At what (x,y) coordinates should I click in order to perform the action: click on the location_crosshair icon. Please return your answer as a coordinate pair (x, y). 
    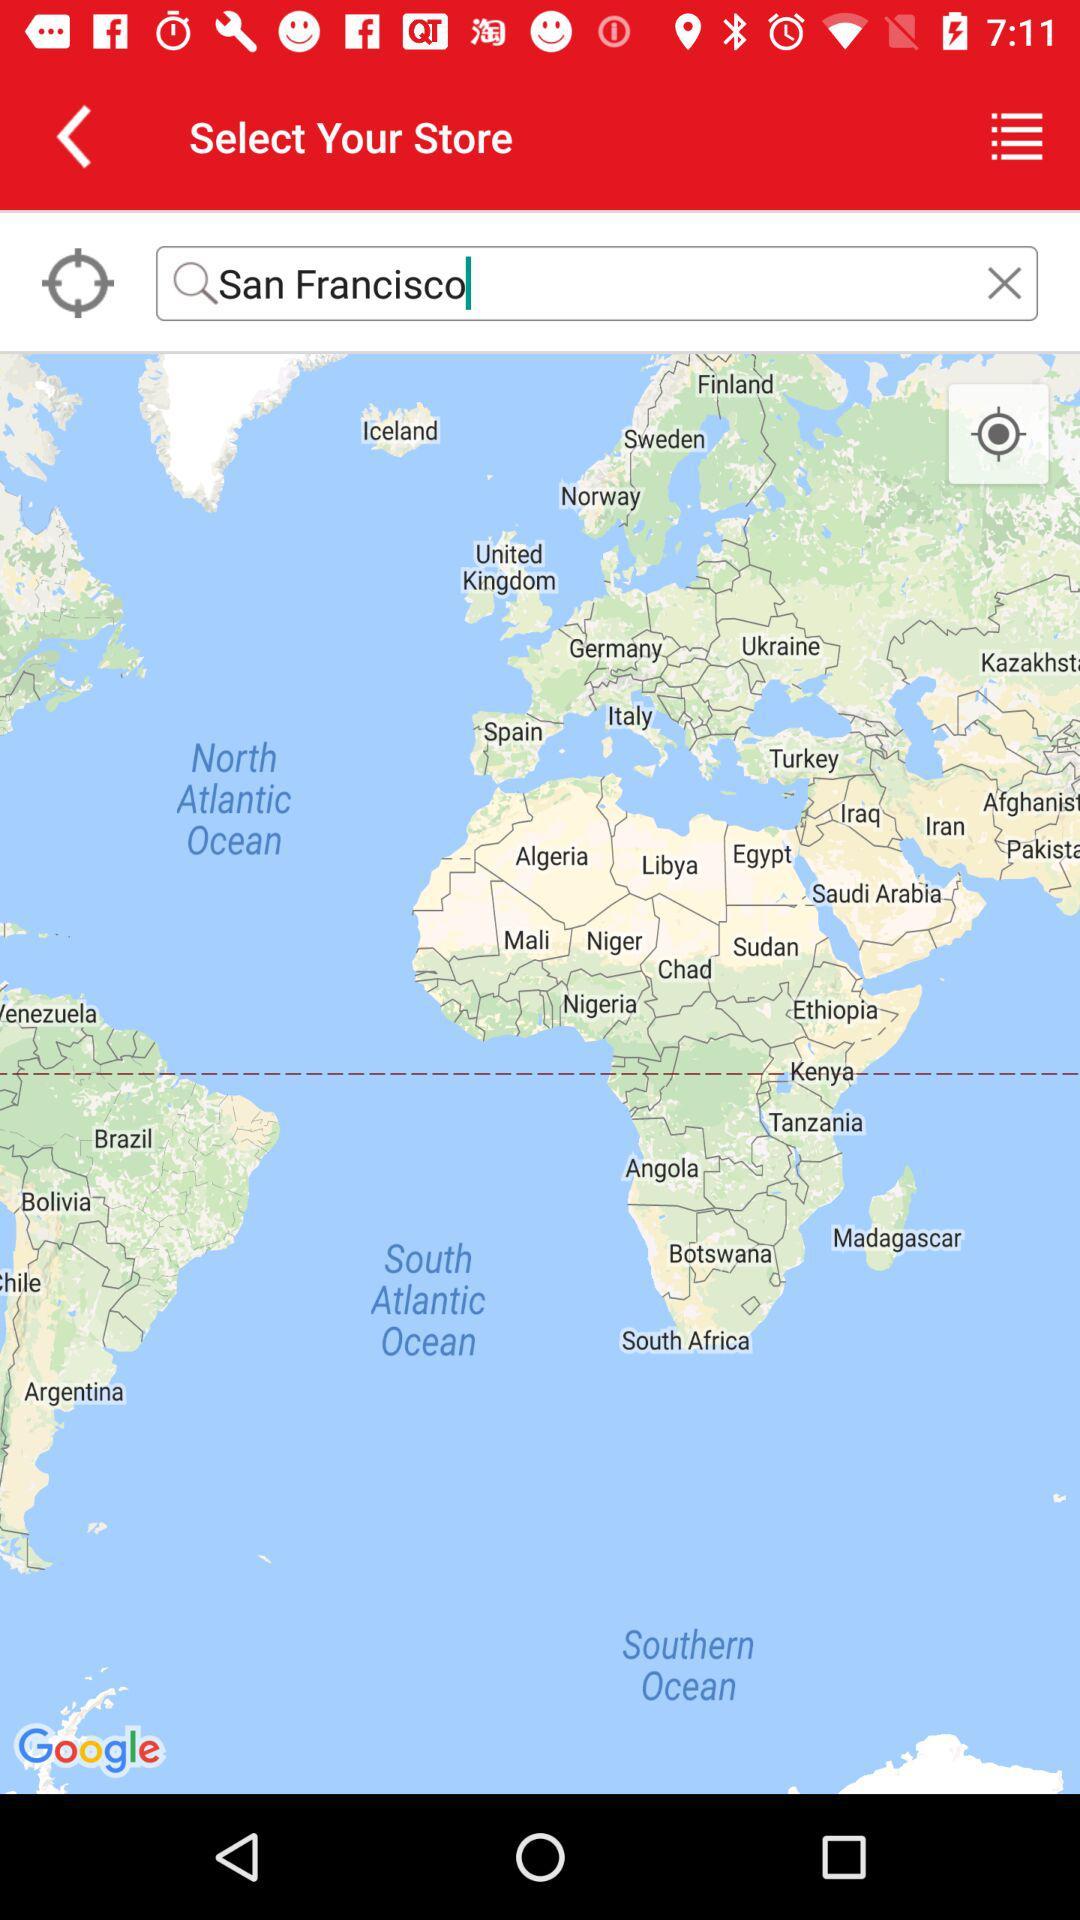
    Looking at the image, I should click on (998, 434).